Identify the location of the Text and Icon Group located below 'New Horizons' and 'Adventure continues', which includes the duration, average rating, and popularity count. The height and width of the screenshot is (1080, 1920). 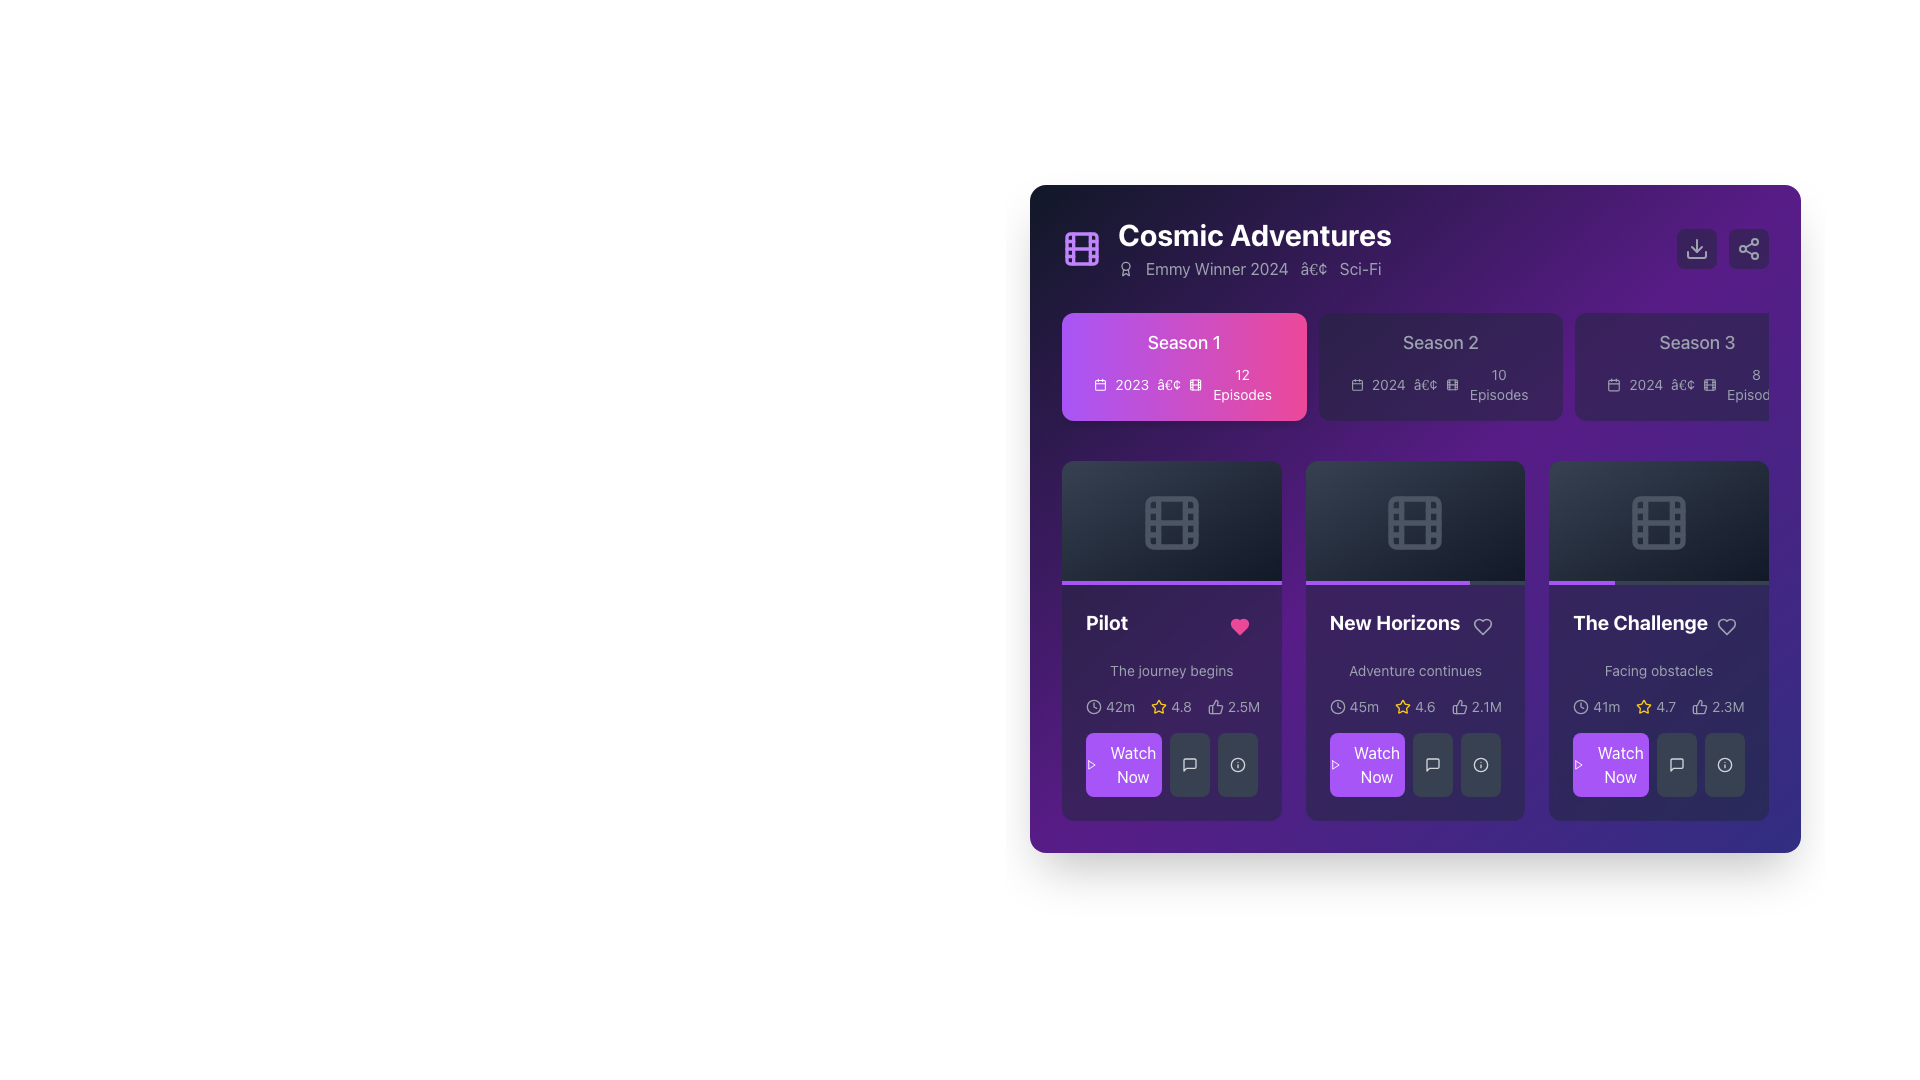
(1414, 705).